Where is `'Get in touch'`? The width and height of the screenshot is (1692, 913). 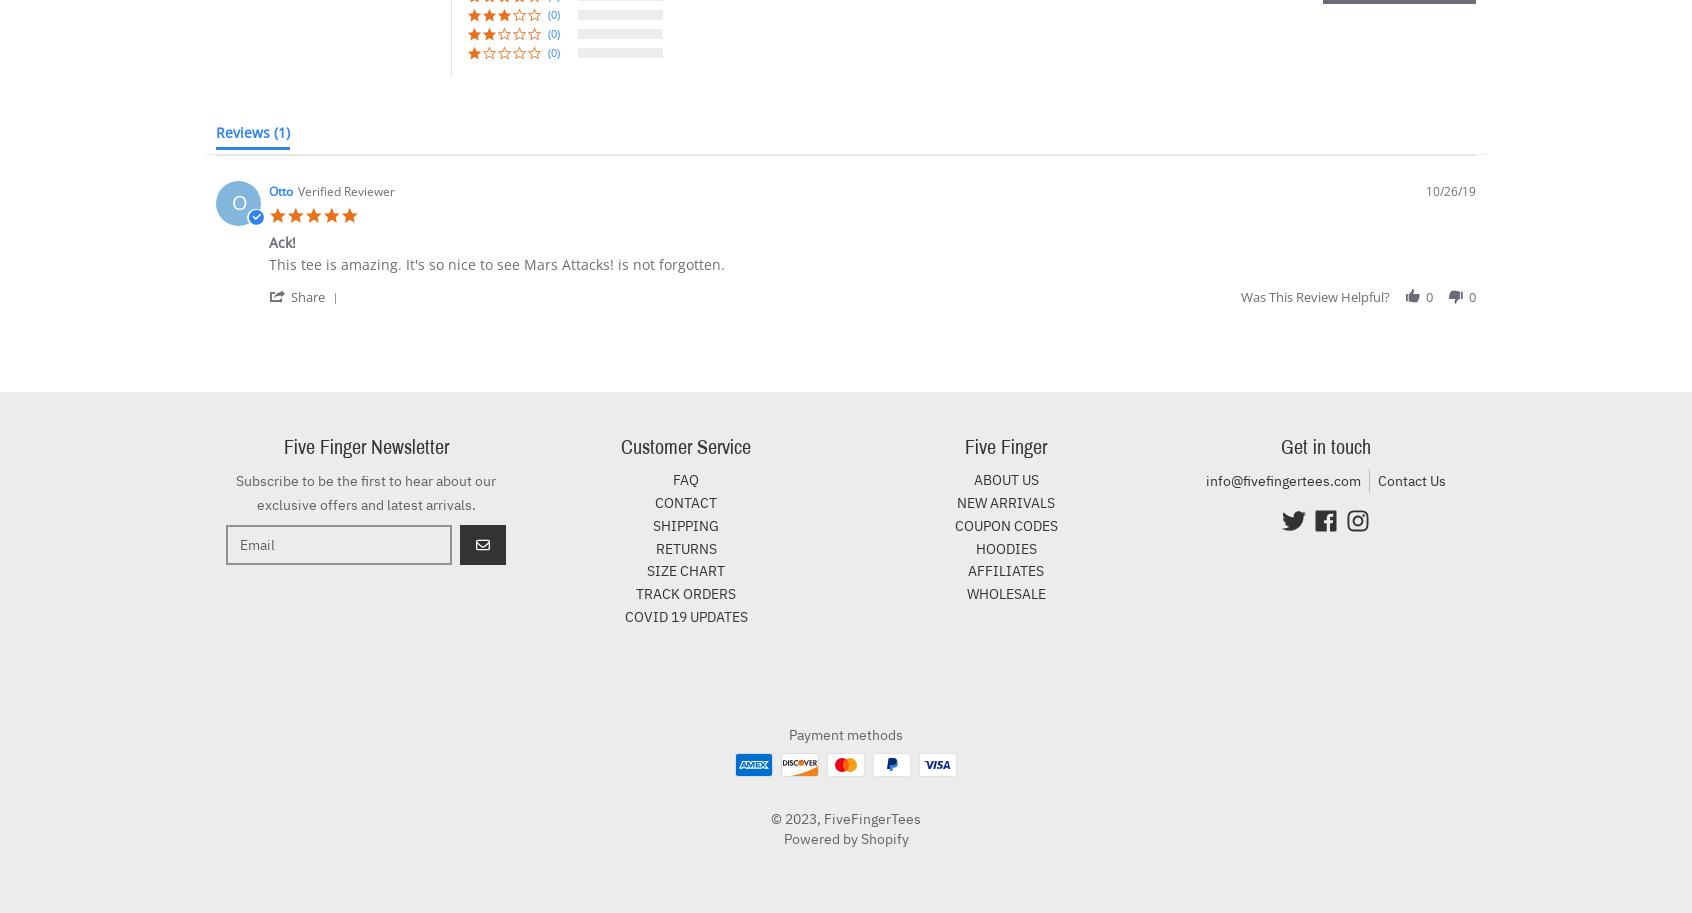
'Get in touch' is located at coordinates (1280, 447).